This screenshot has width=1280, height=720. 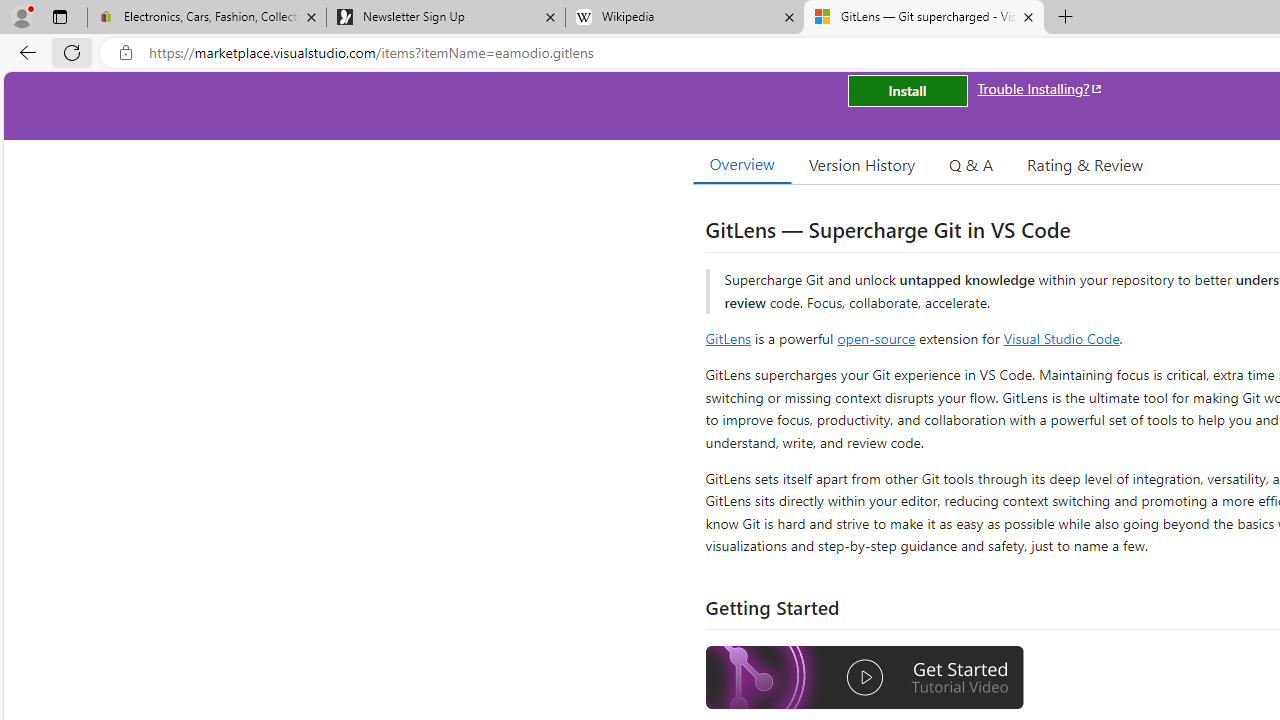 I want to click on 'Q & A', so click(x=971, y=163).